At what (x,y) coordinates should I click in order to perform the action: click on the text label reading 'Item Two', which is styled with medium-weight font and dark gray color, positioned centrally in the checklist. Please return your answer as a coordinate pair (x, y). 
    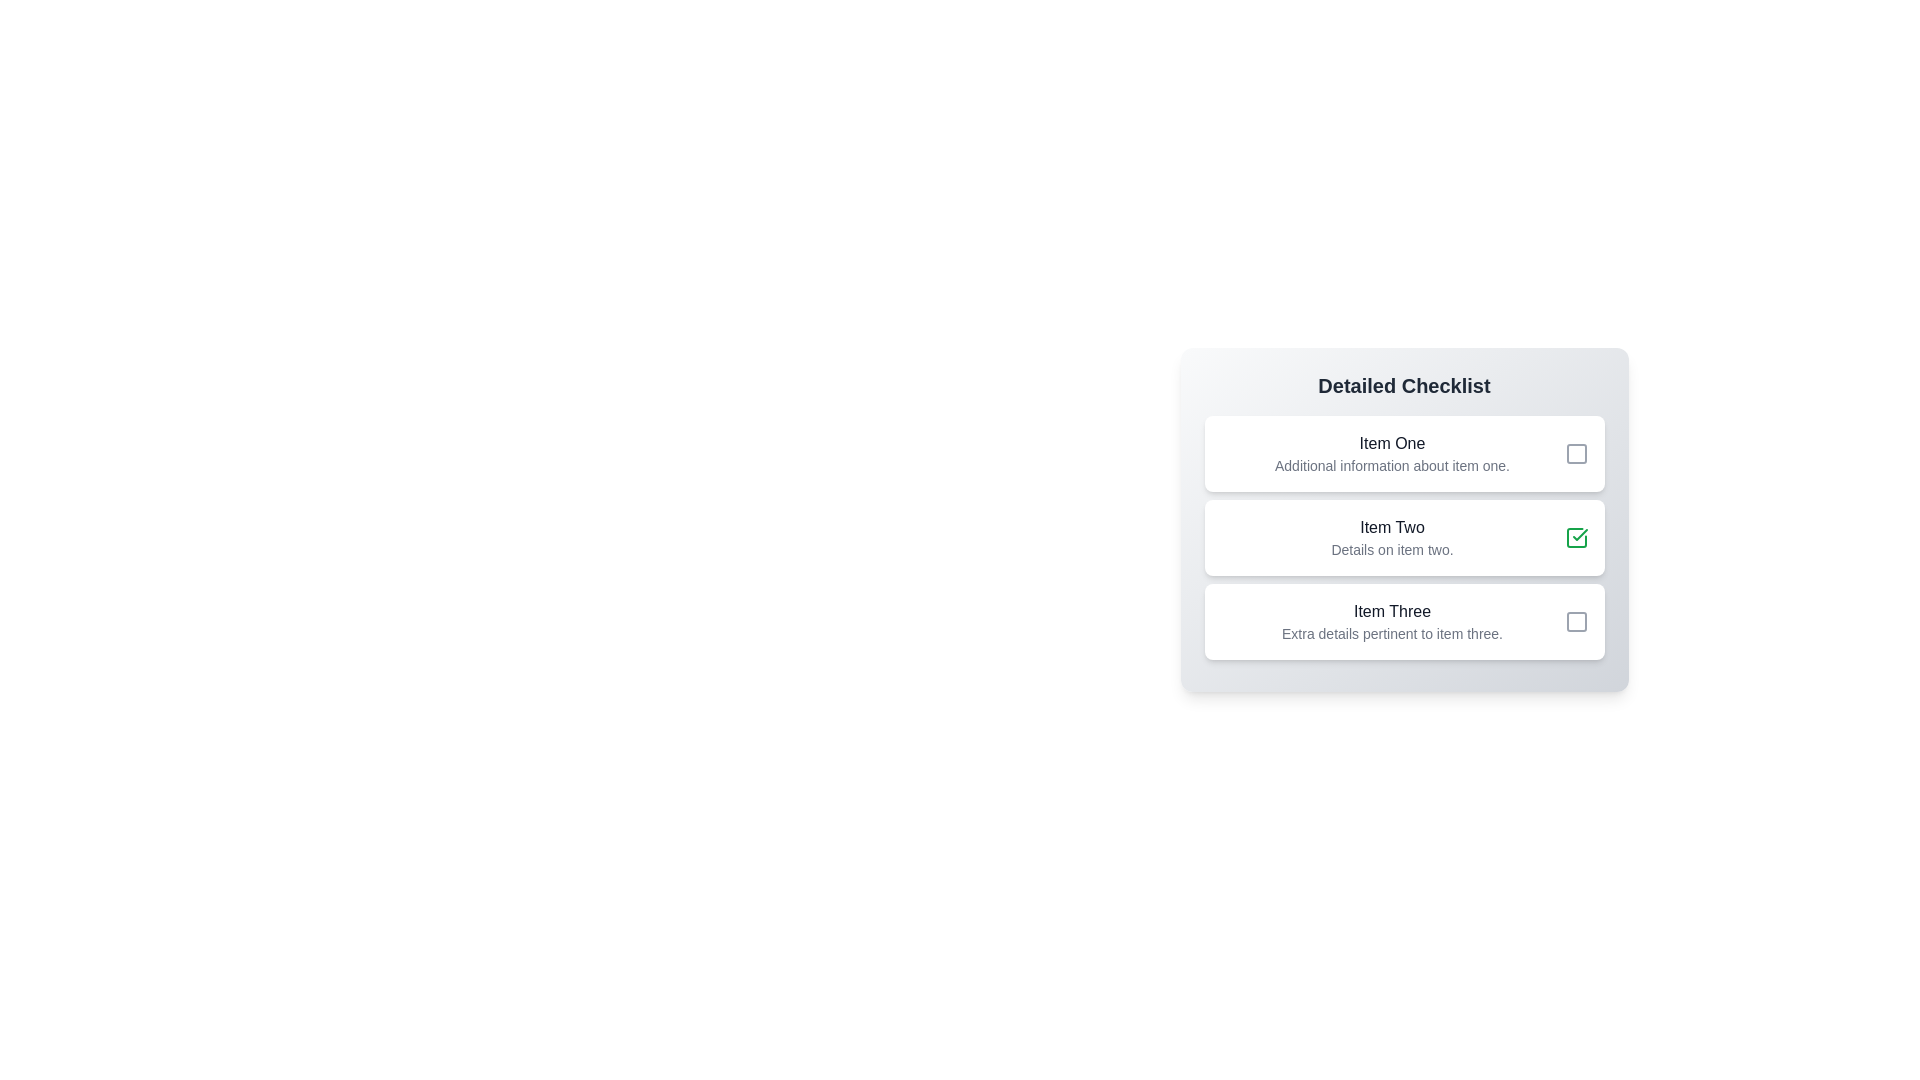
    Looking at the image, I should click on (1391, 527).